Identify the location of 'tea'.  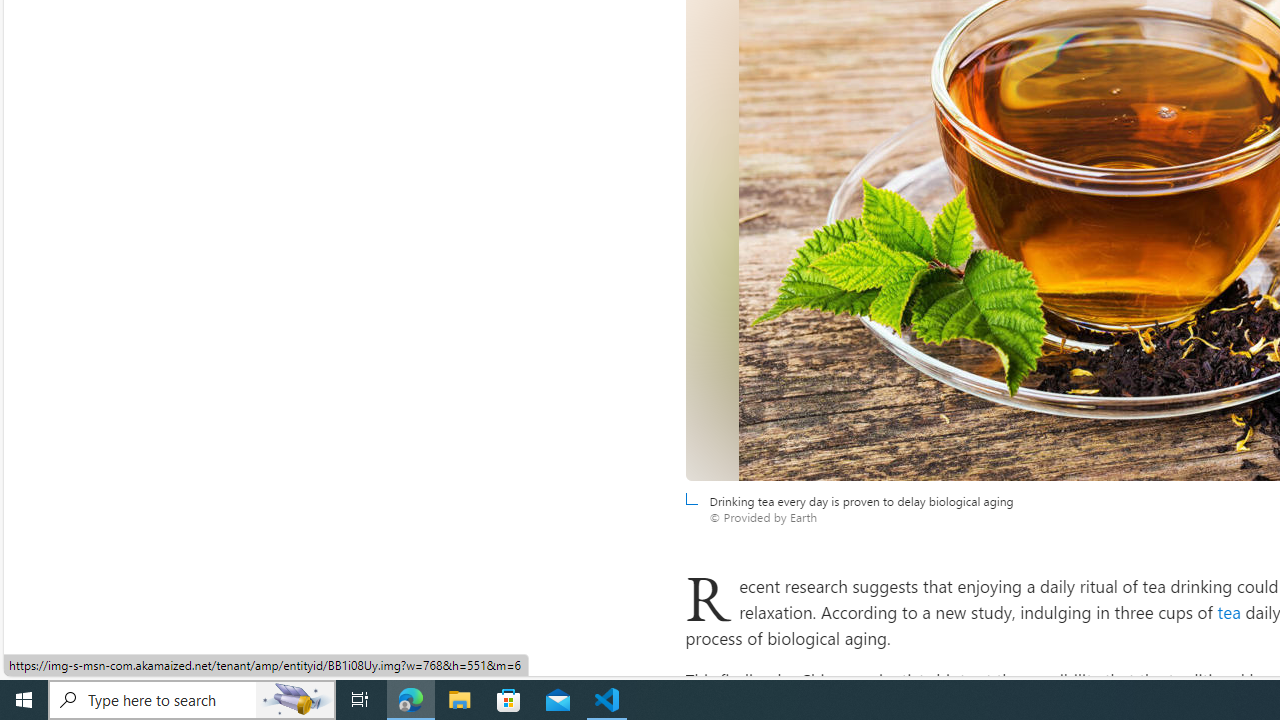
(1228, 611).